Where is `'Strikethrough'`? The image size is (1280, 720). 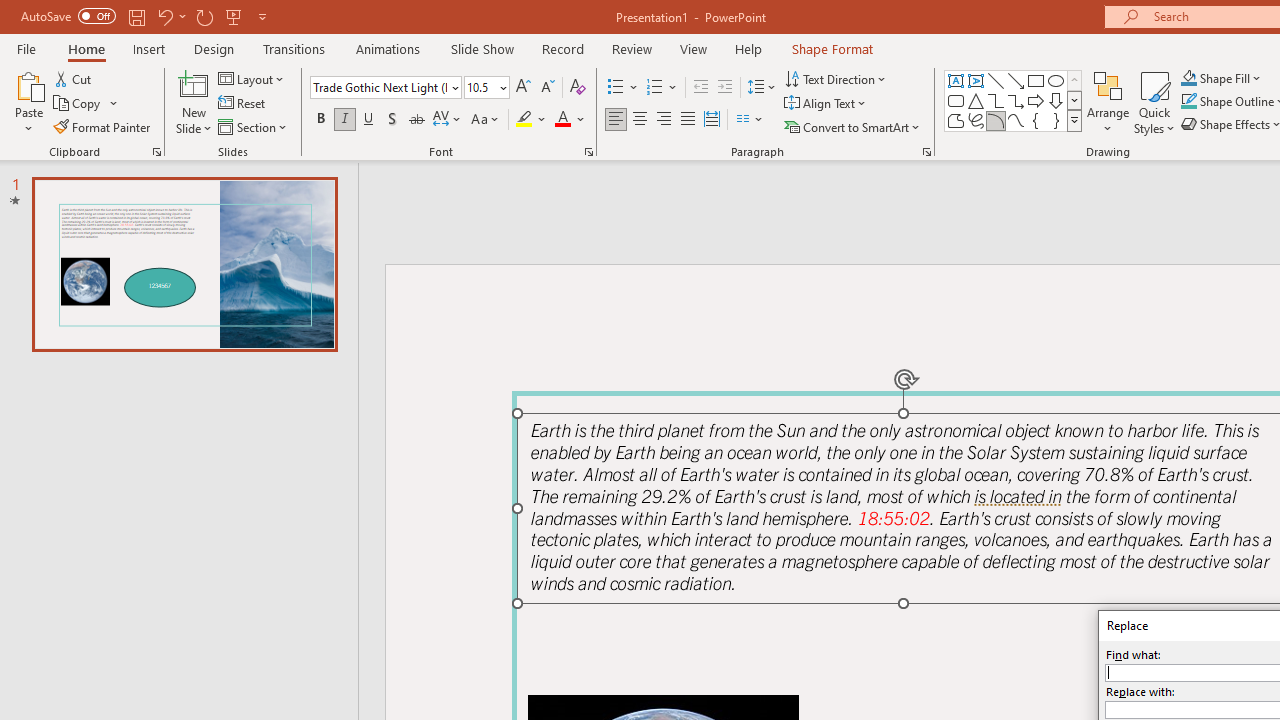 'Strikethrough' is located at coordinates (415, 119).